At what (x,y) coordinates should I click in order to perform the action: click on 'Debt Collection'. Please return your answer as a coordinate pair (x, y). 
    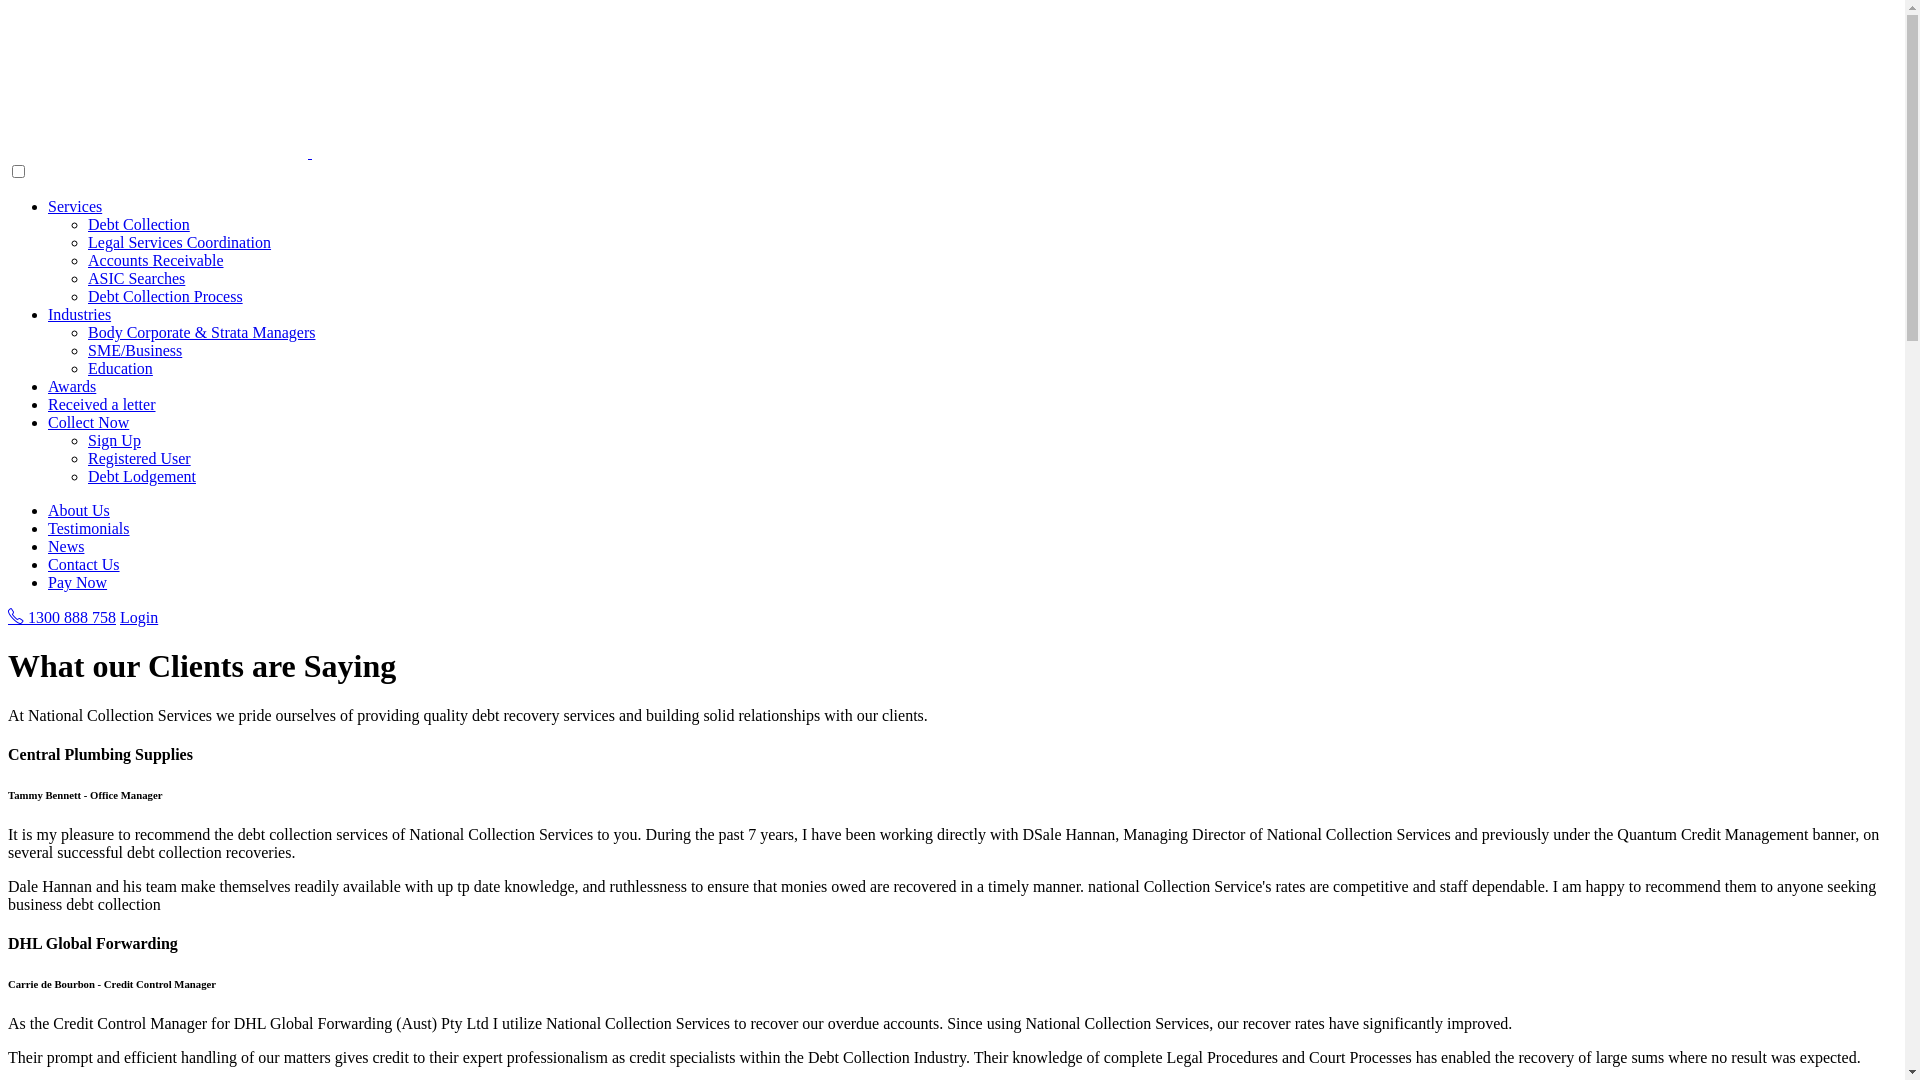
    Looking at the image, I should click on (138, 224).